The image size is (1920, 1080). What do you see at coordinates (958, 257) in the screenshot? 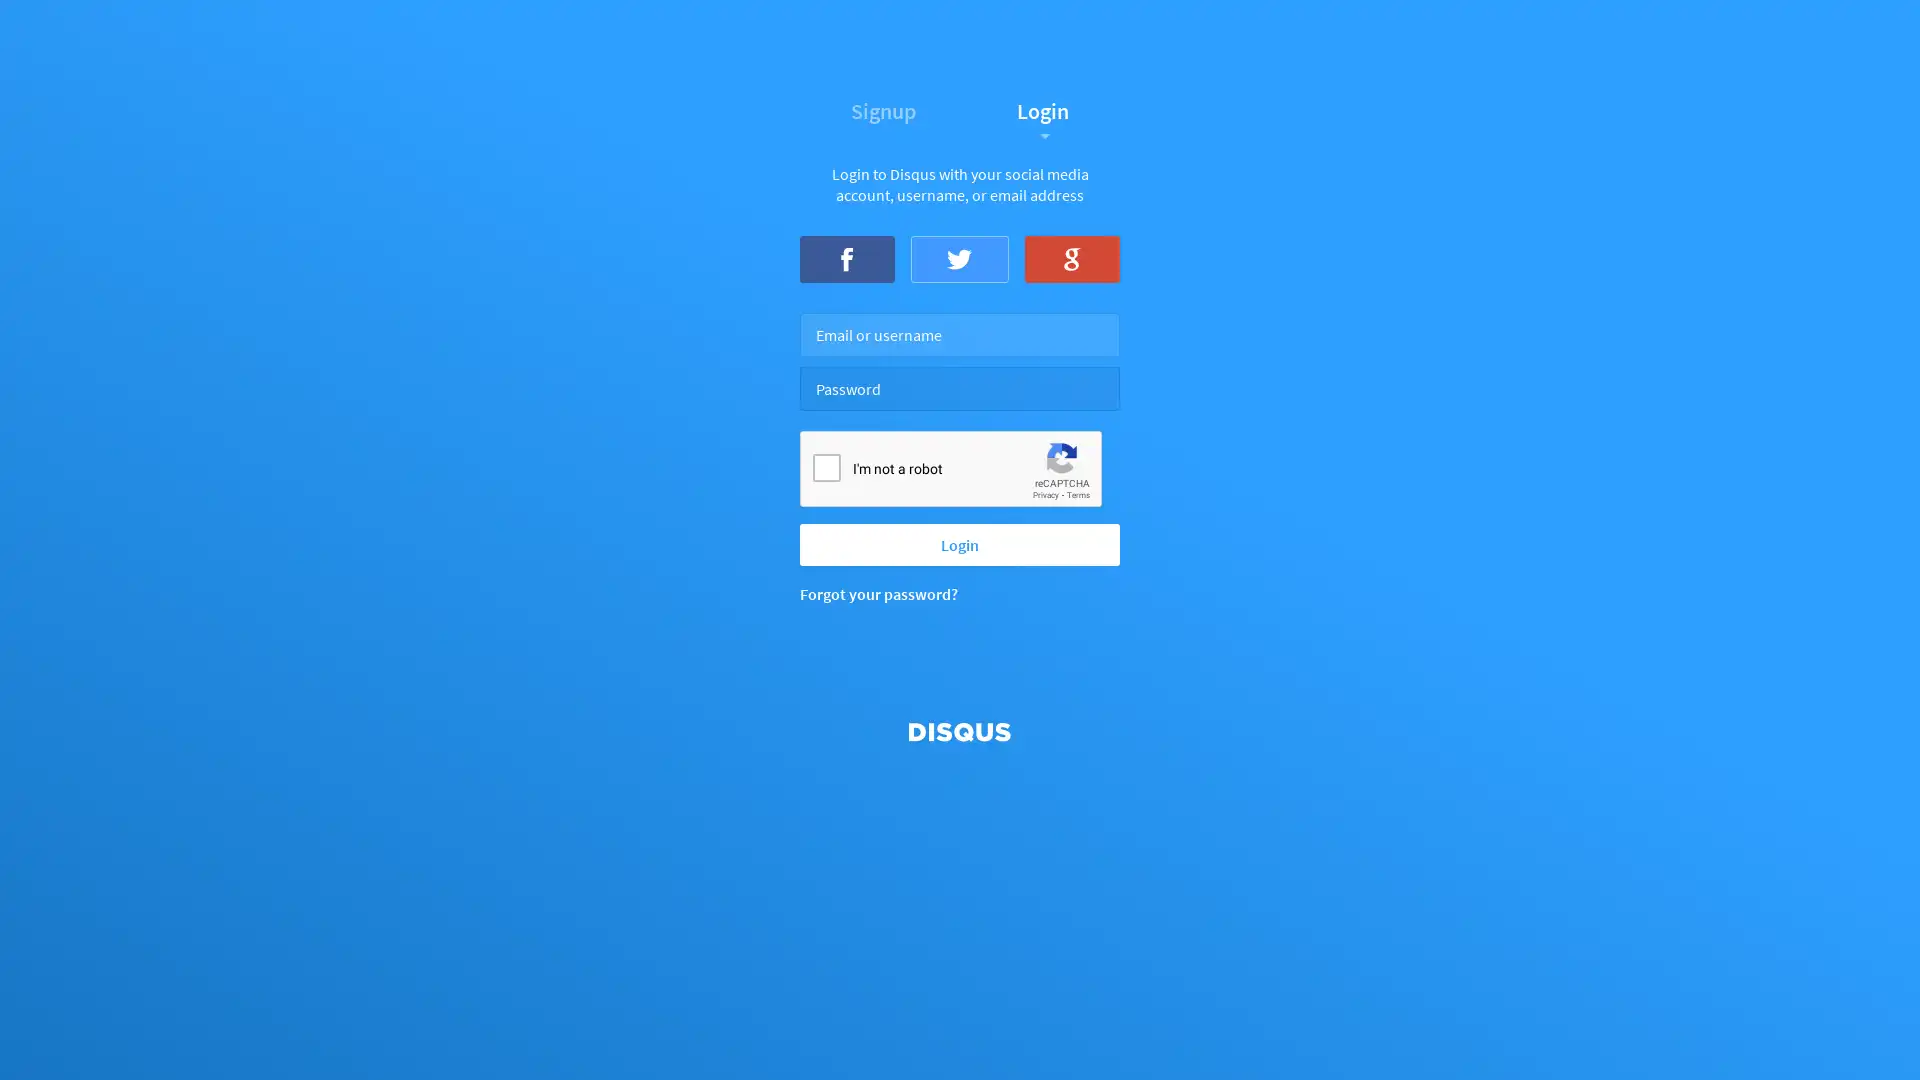
I see `Twitter` at bounding box center [958, 257].